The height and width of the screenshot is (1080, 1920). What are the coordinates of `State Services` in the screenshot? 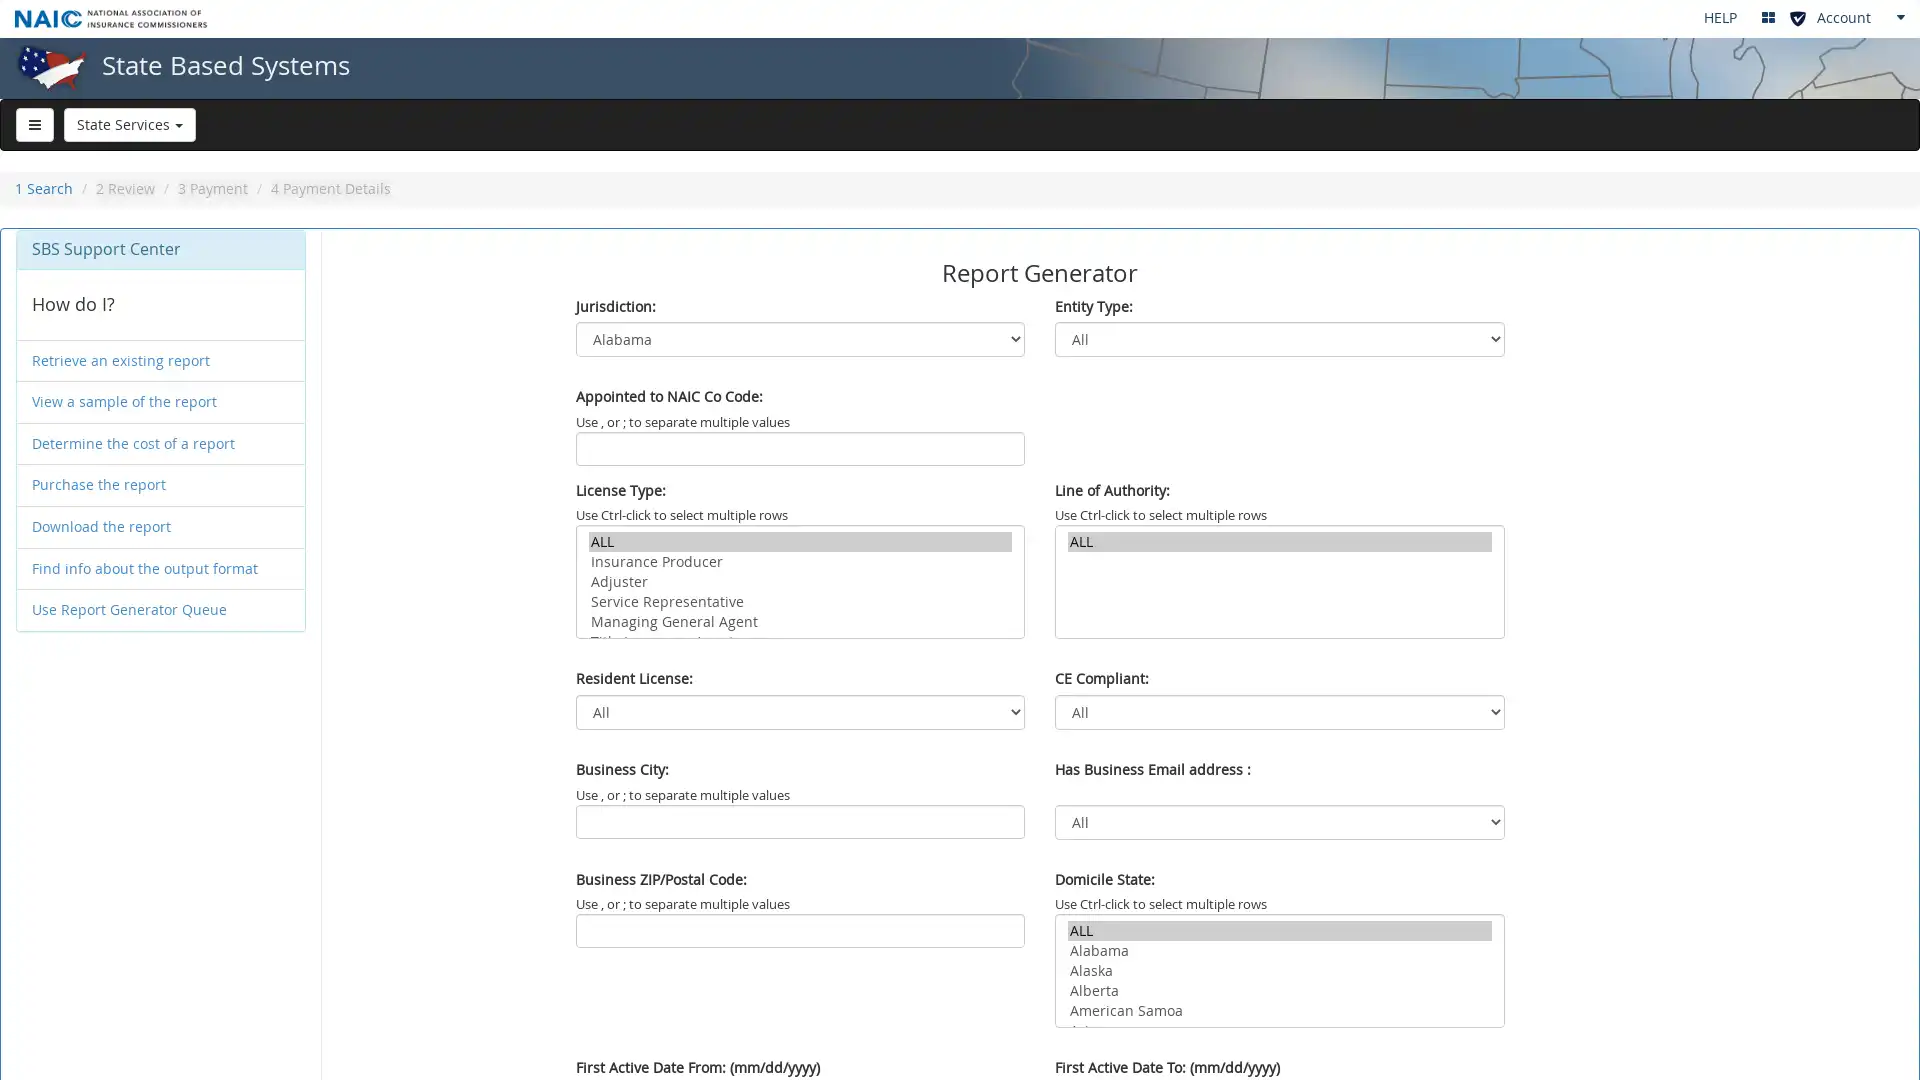 It's located at (128, 123).